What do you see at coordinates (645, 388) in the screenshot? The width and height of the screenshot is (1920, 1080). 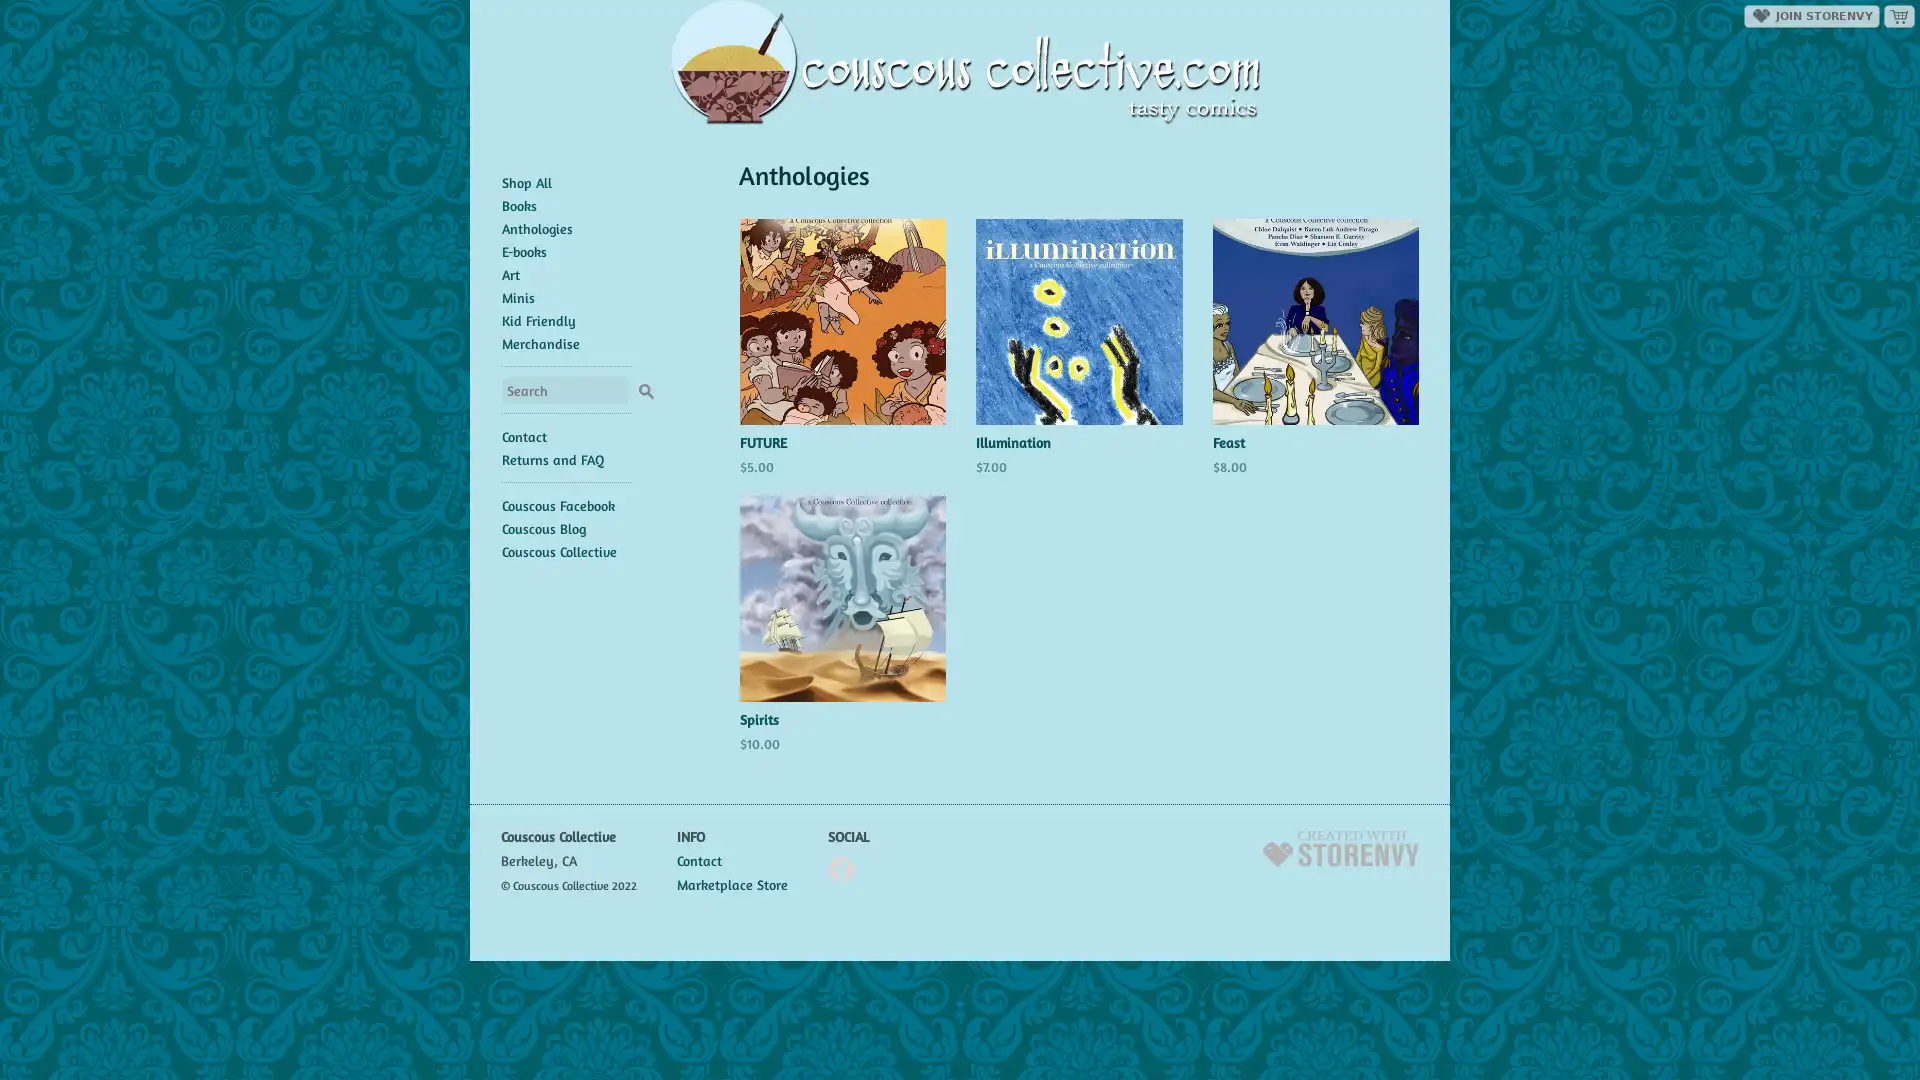 I see `Search` at bounding box center [645, 388].